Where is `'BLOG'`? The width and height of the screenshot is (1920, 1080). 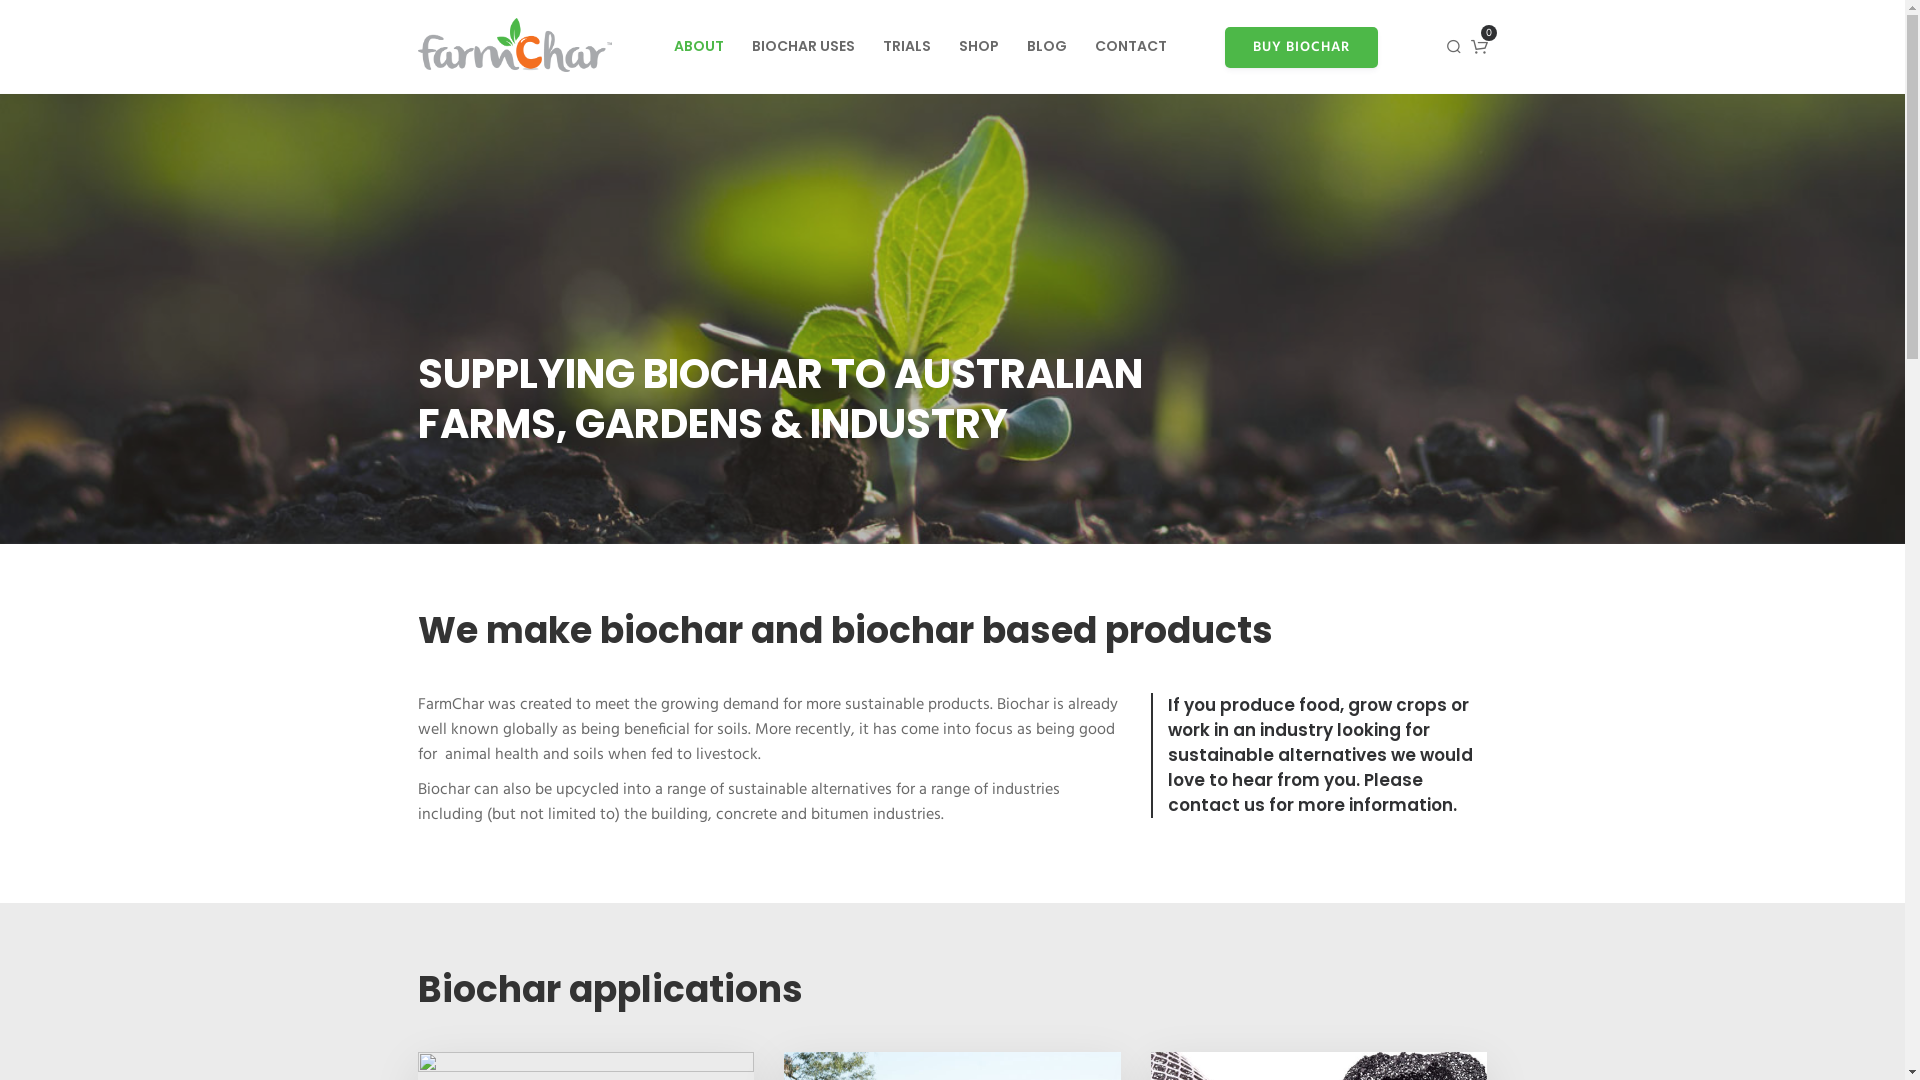 'BLOG' is located at coordinates (1045, 45).